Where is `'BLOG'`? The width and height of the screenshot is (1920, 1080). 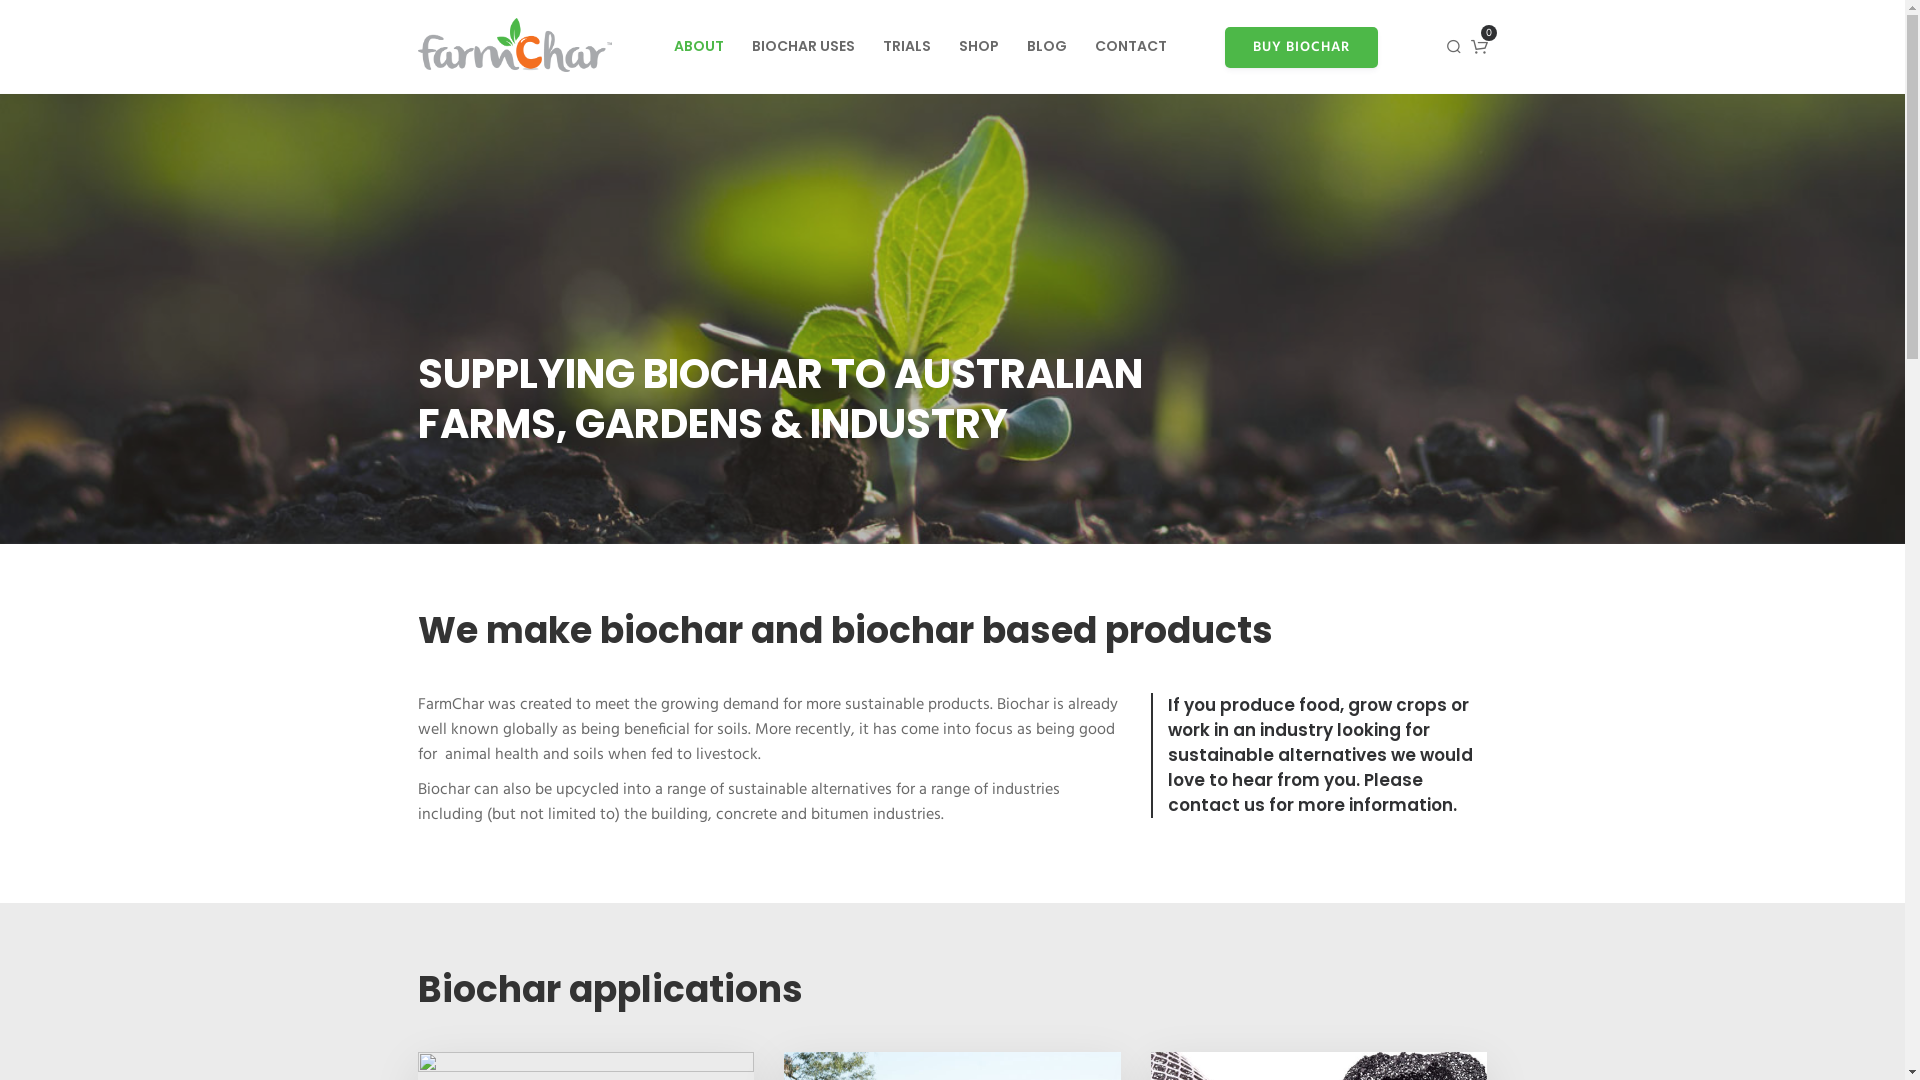 'BLOG' is located at coordinates (1045, 45).